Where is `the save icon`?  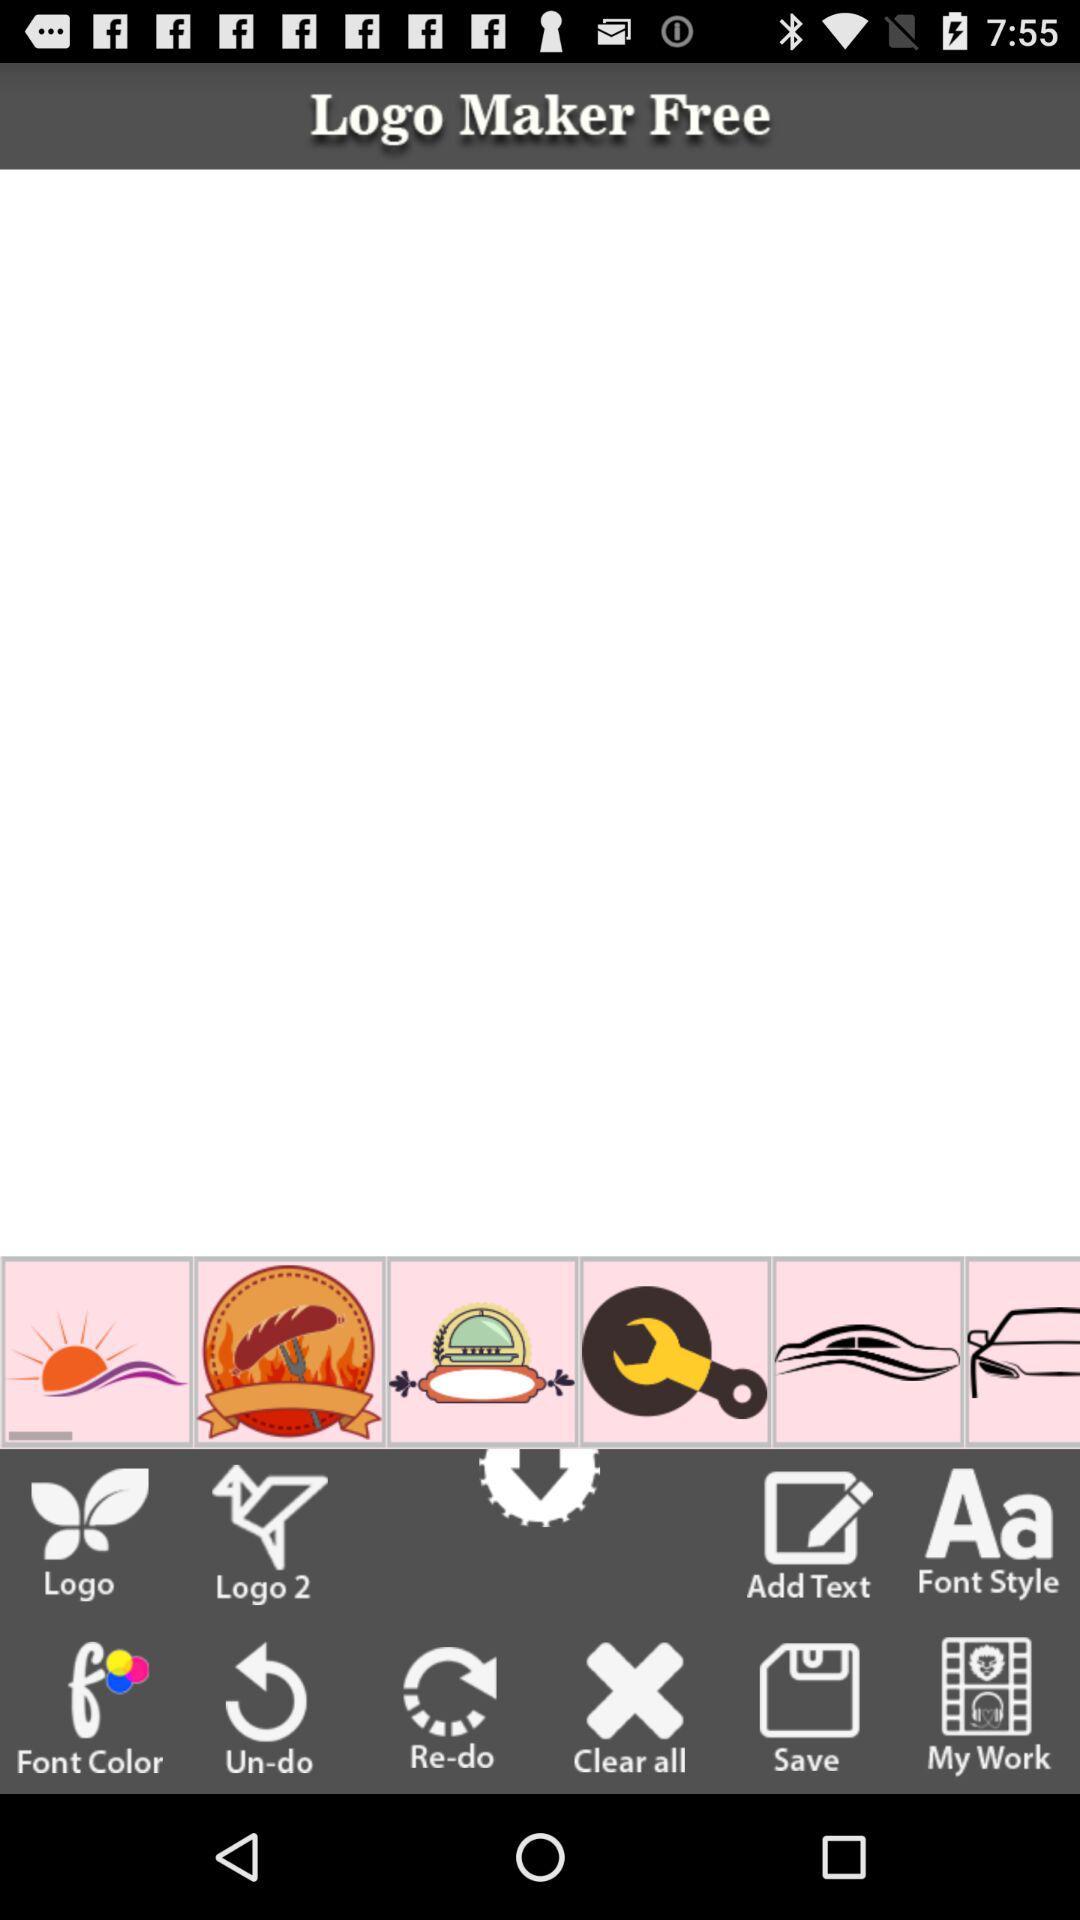 the save icon is located at coordinates (808, 1826).